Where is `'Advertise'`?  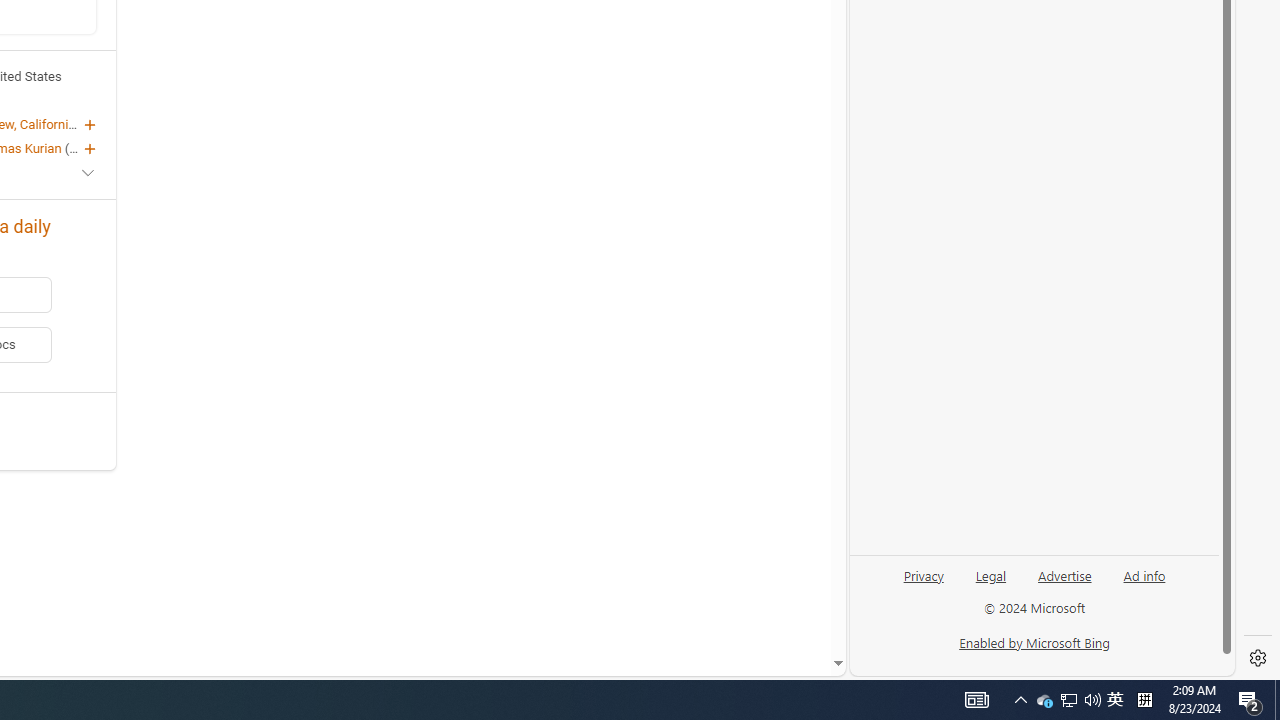
'Advertise' is located at coordinates (1063, 574).